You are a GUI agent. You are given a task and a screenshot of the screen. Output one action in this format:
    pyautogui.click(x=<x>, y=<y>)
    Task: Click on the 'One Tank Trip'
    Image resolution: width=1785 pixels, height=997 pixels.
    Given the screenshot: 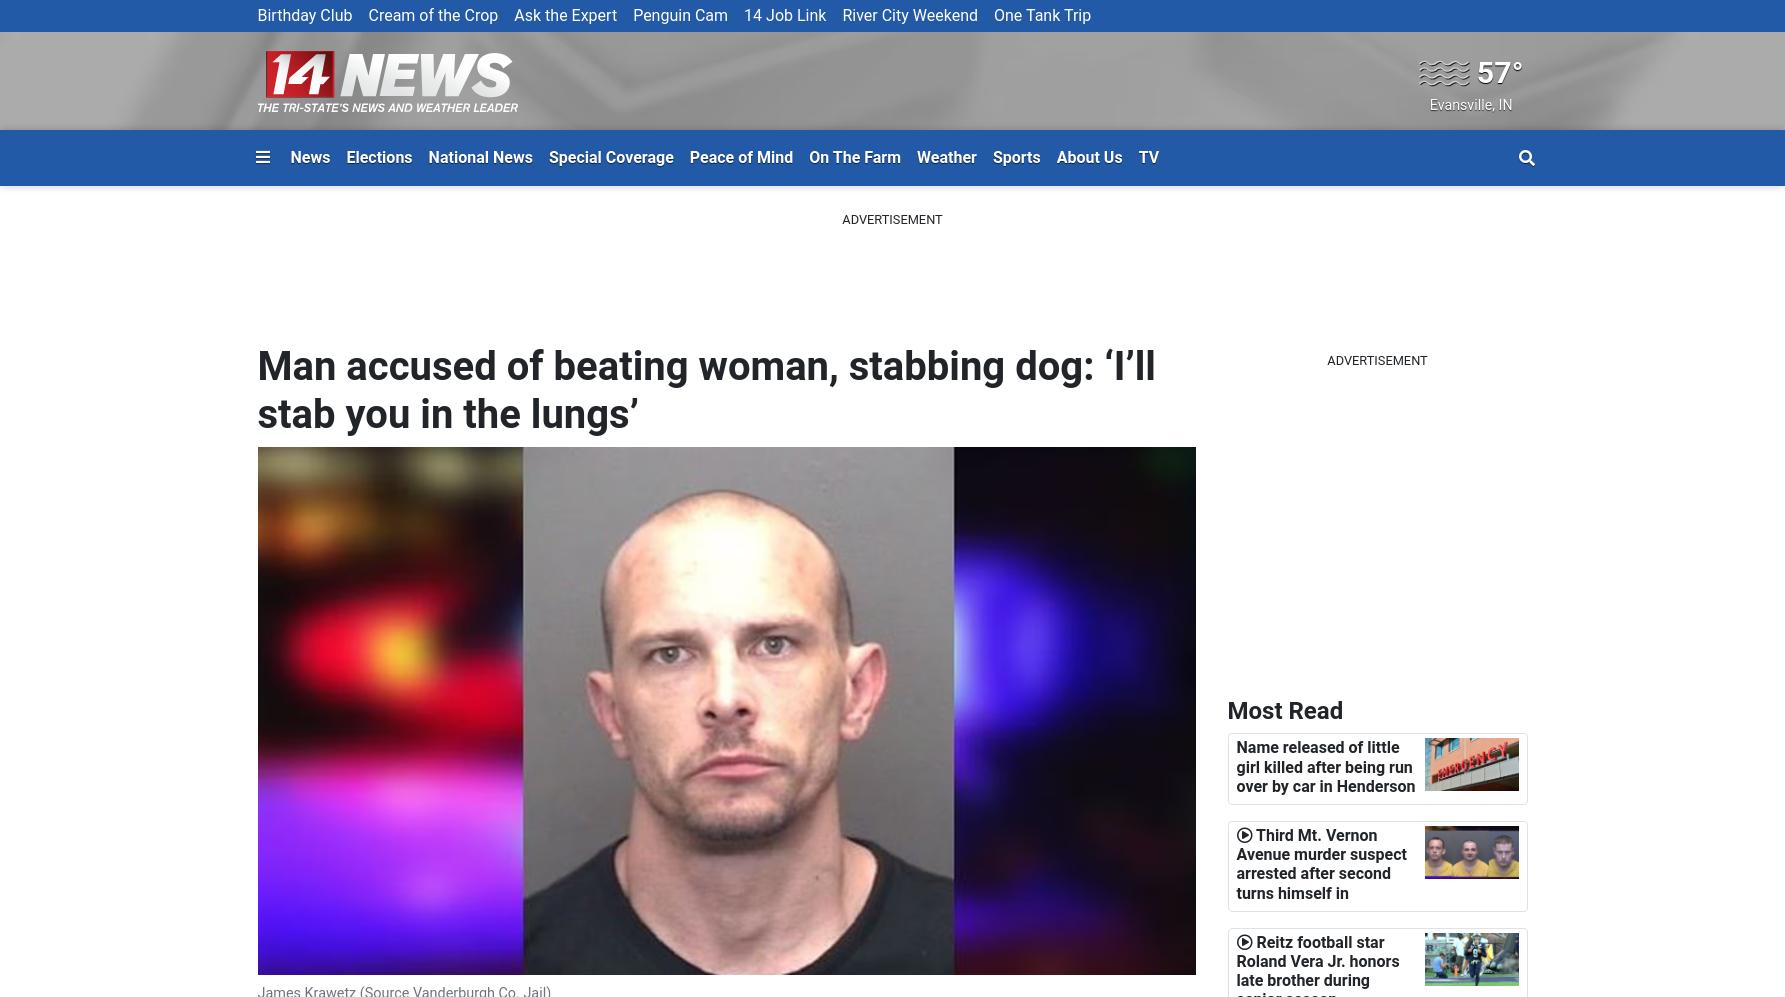 What is the action you would take?
    pyautogui.click(x=993, y=15)
    